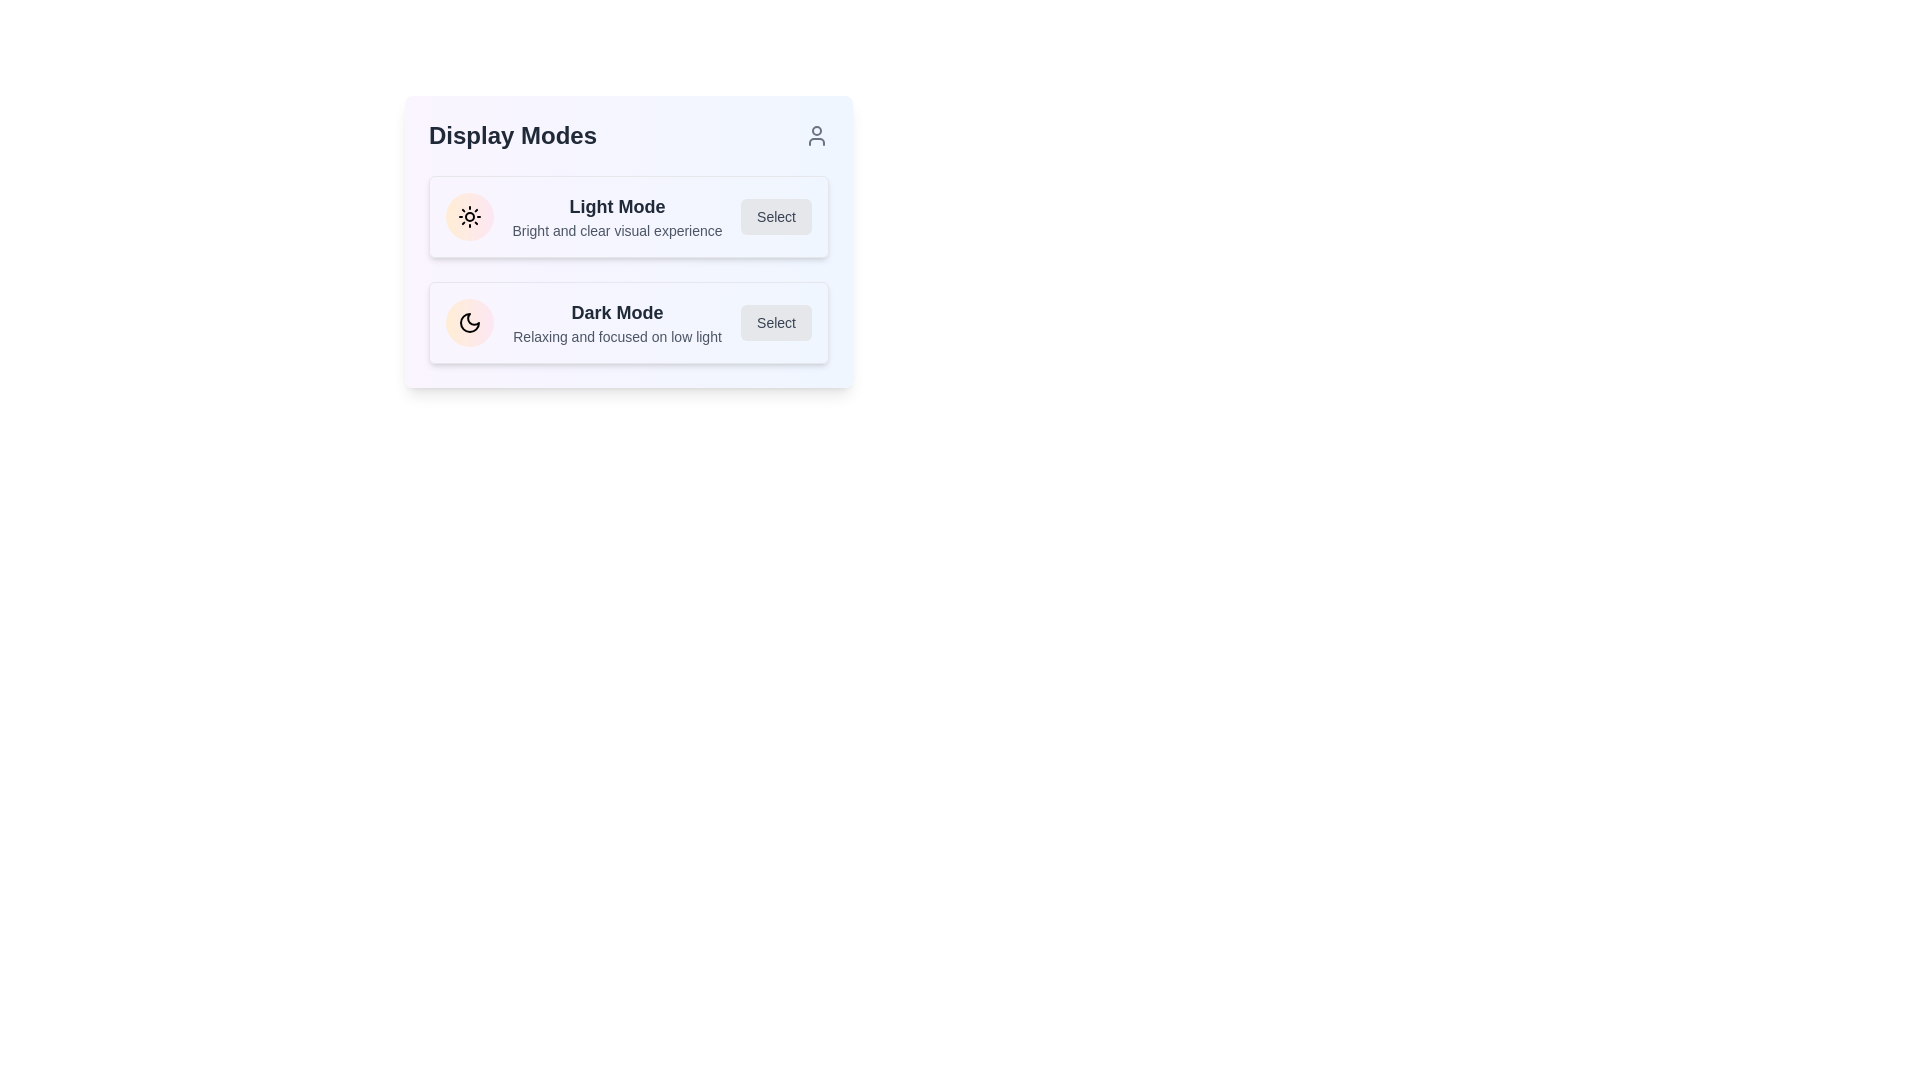 The height and width of the screenshot is (1080, 1920). Describe the element at coordinates (775, 322) in the screenshot. I see `the 'Select' button to choose the 'Dark Mode' option, which is a rectangular button with rounded corners and a grayish background, positioned to the right of the 'Dark Mode' text` at that location.